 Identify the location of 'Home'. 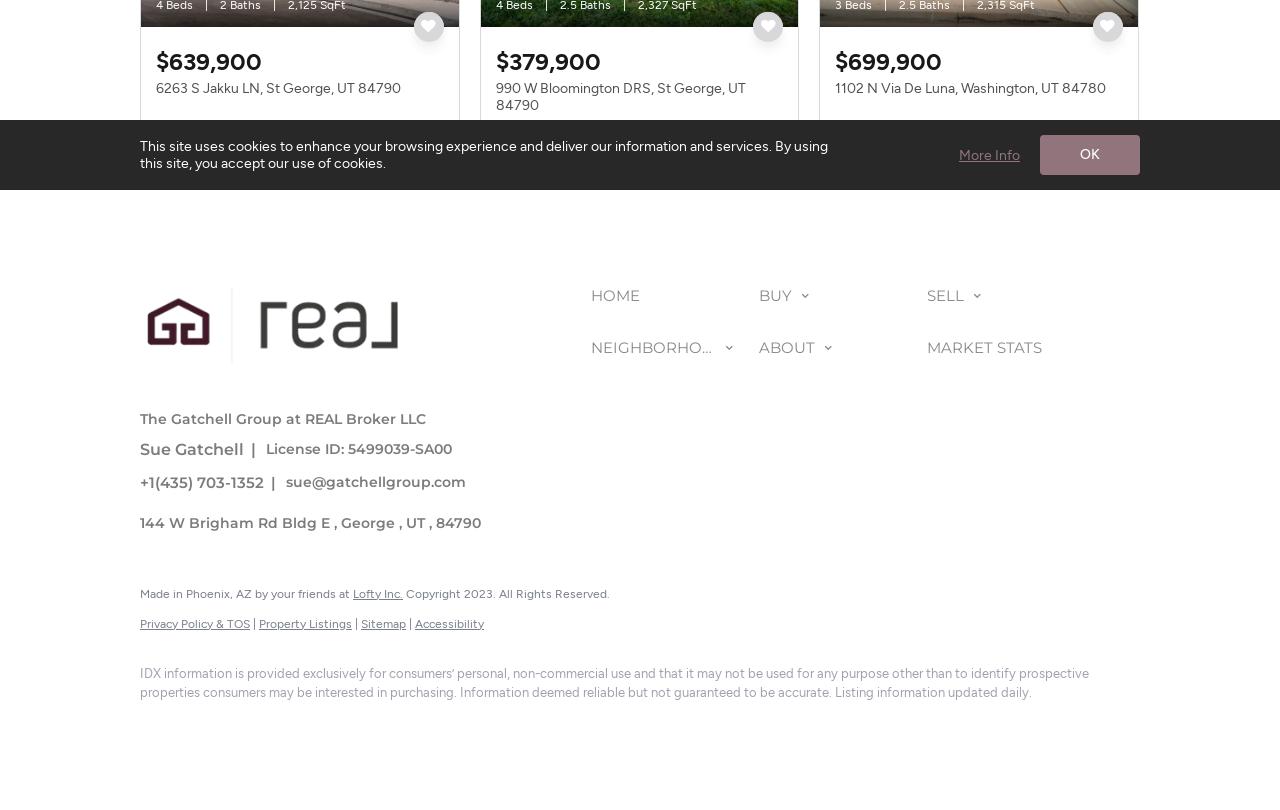
(614, 293).